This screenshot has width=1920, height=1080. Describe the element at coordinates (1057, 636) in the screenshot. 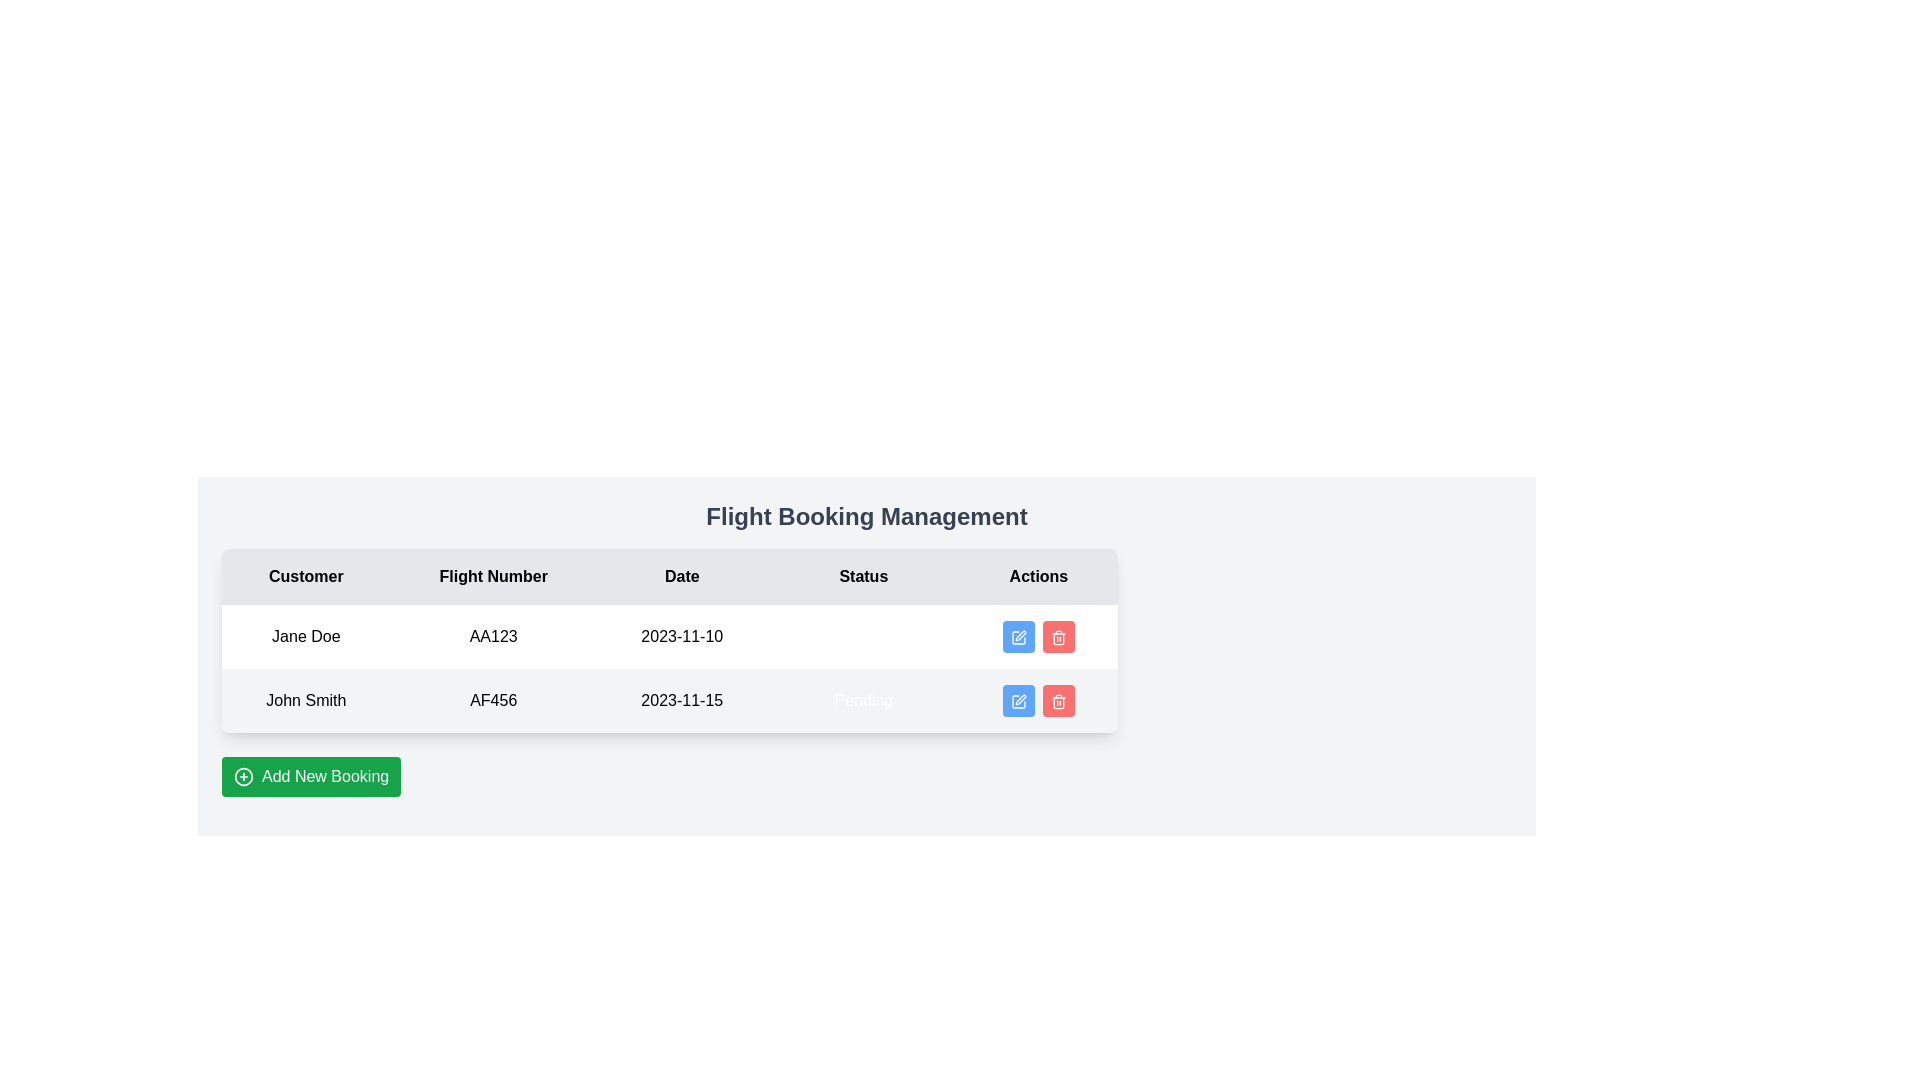

I see `the red square delete button with a trash can icon located at the end of the first row in the 'Actions' column, next to the blue 'edit' button` at that location.